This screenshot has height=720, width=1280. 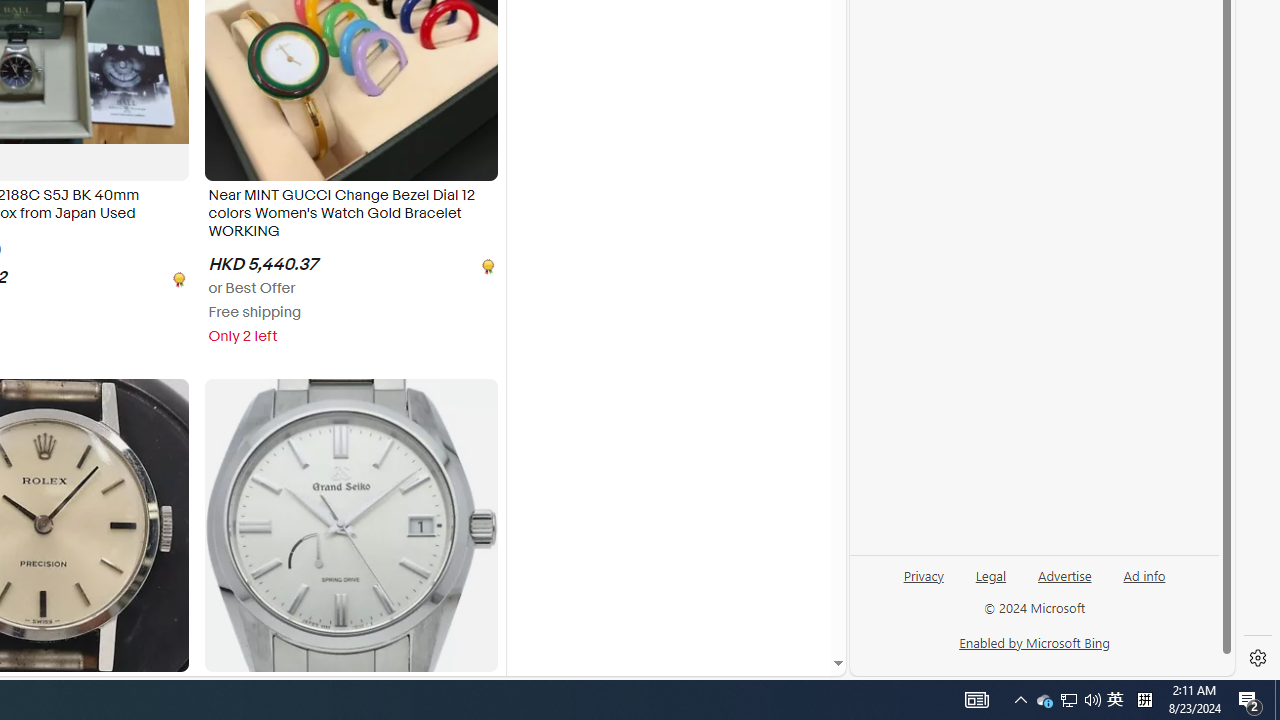 I want to click on 'Ad info', so click(x=1144, y=574).